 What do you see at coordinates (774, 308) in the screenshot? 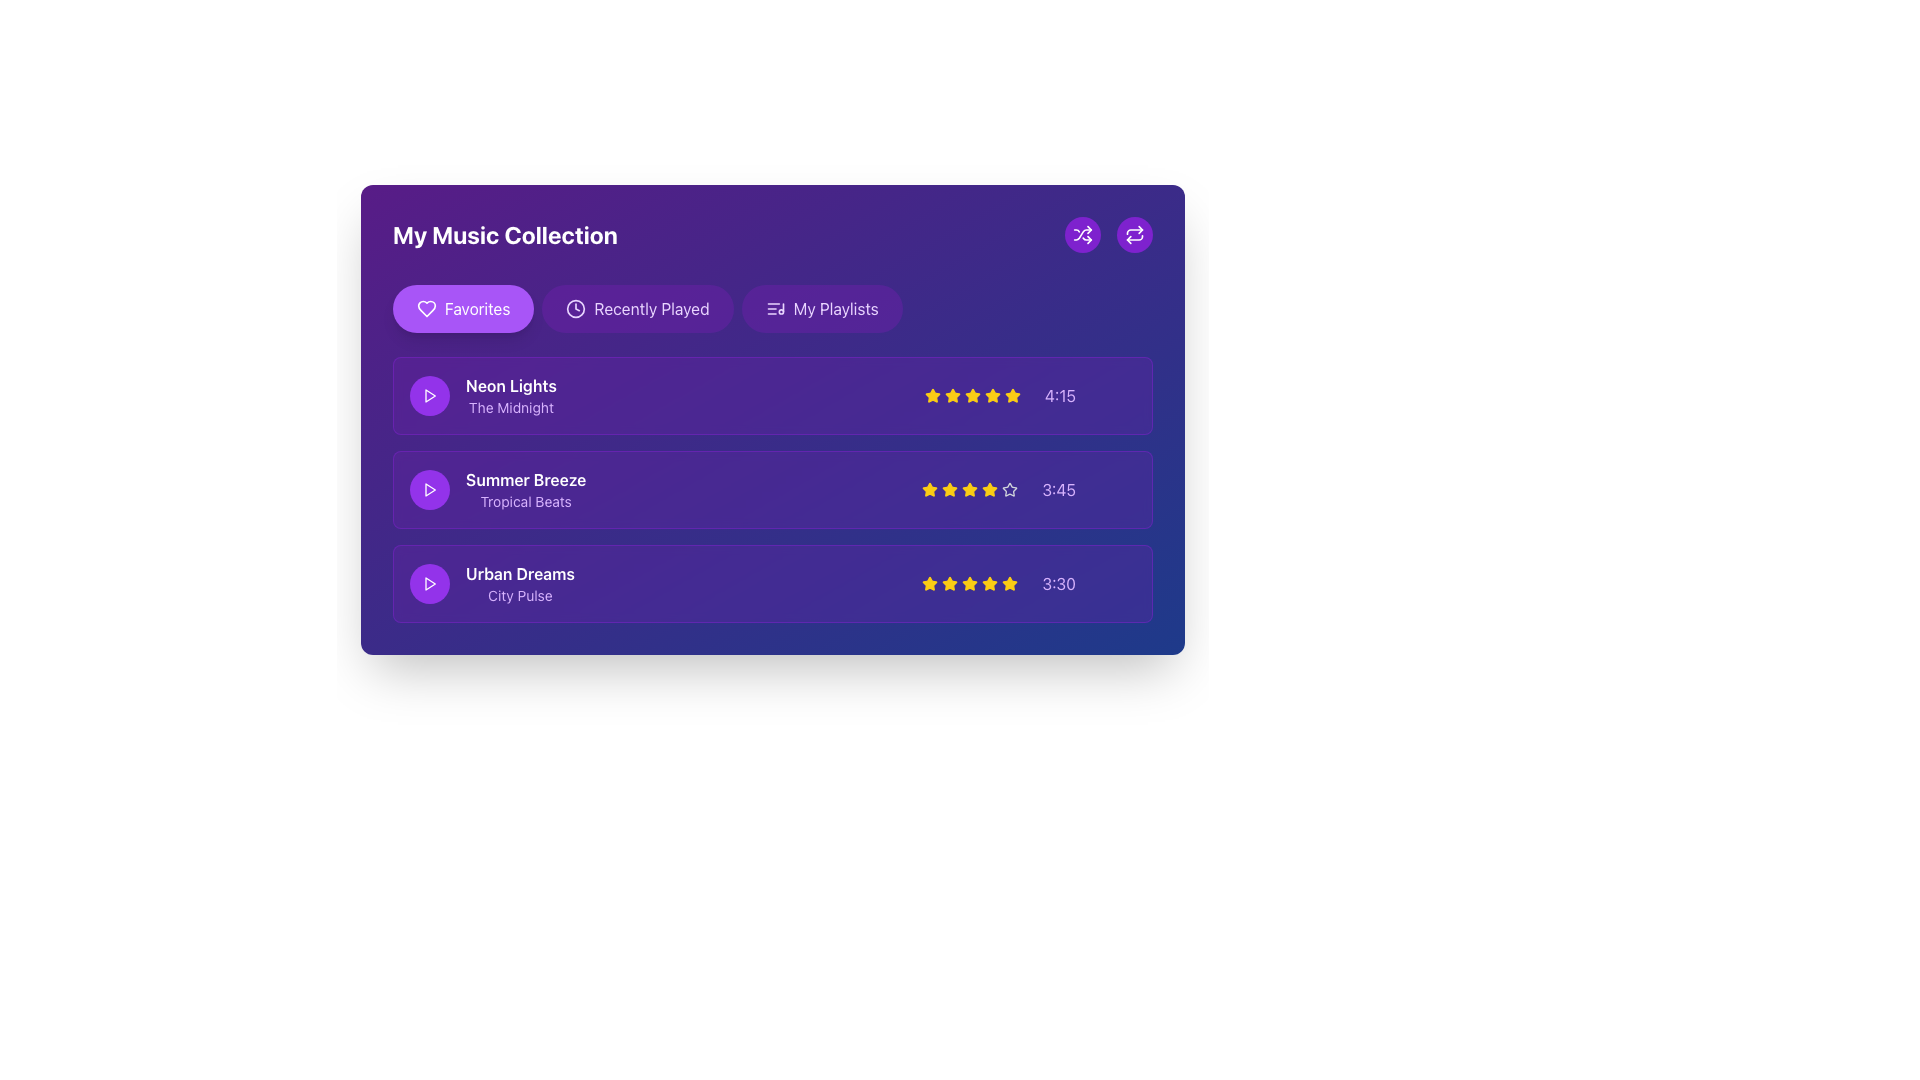
I see `the playlist icon, which resembles a list with a musical note, located within the 'My Playlists' button, the third option in the top navigation row` at bounding box center [774, 308].